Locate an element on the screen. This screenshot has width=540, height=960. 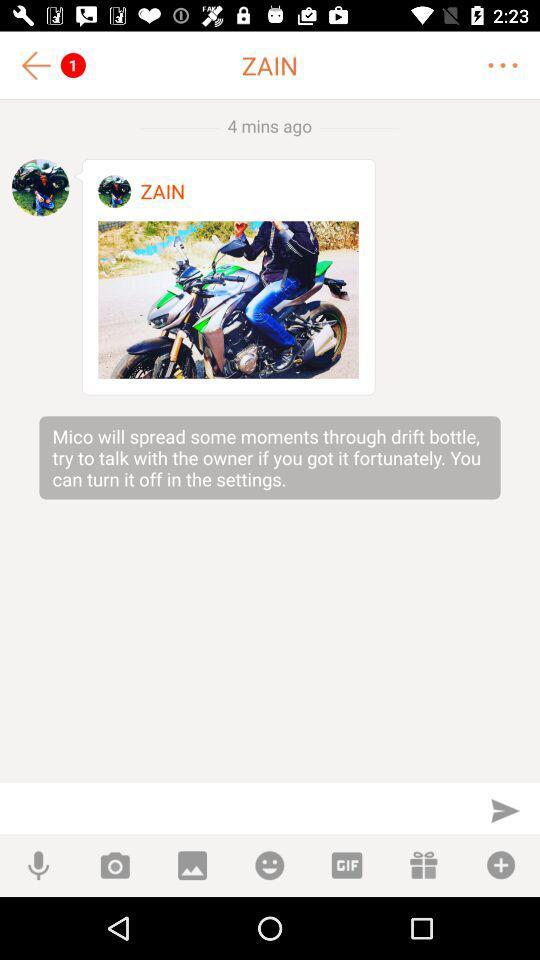
profile image is located at coordinates (114, 191).